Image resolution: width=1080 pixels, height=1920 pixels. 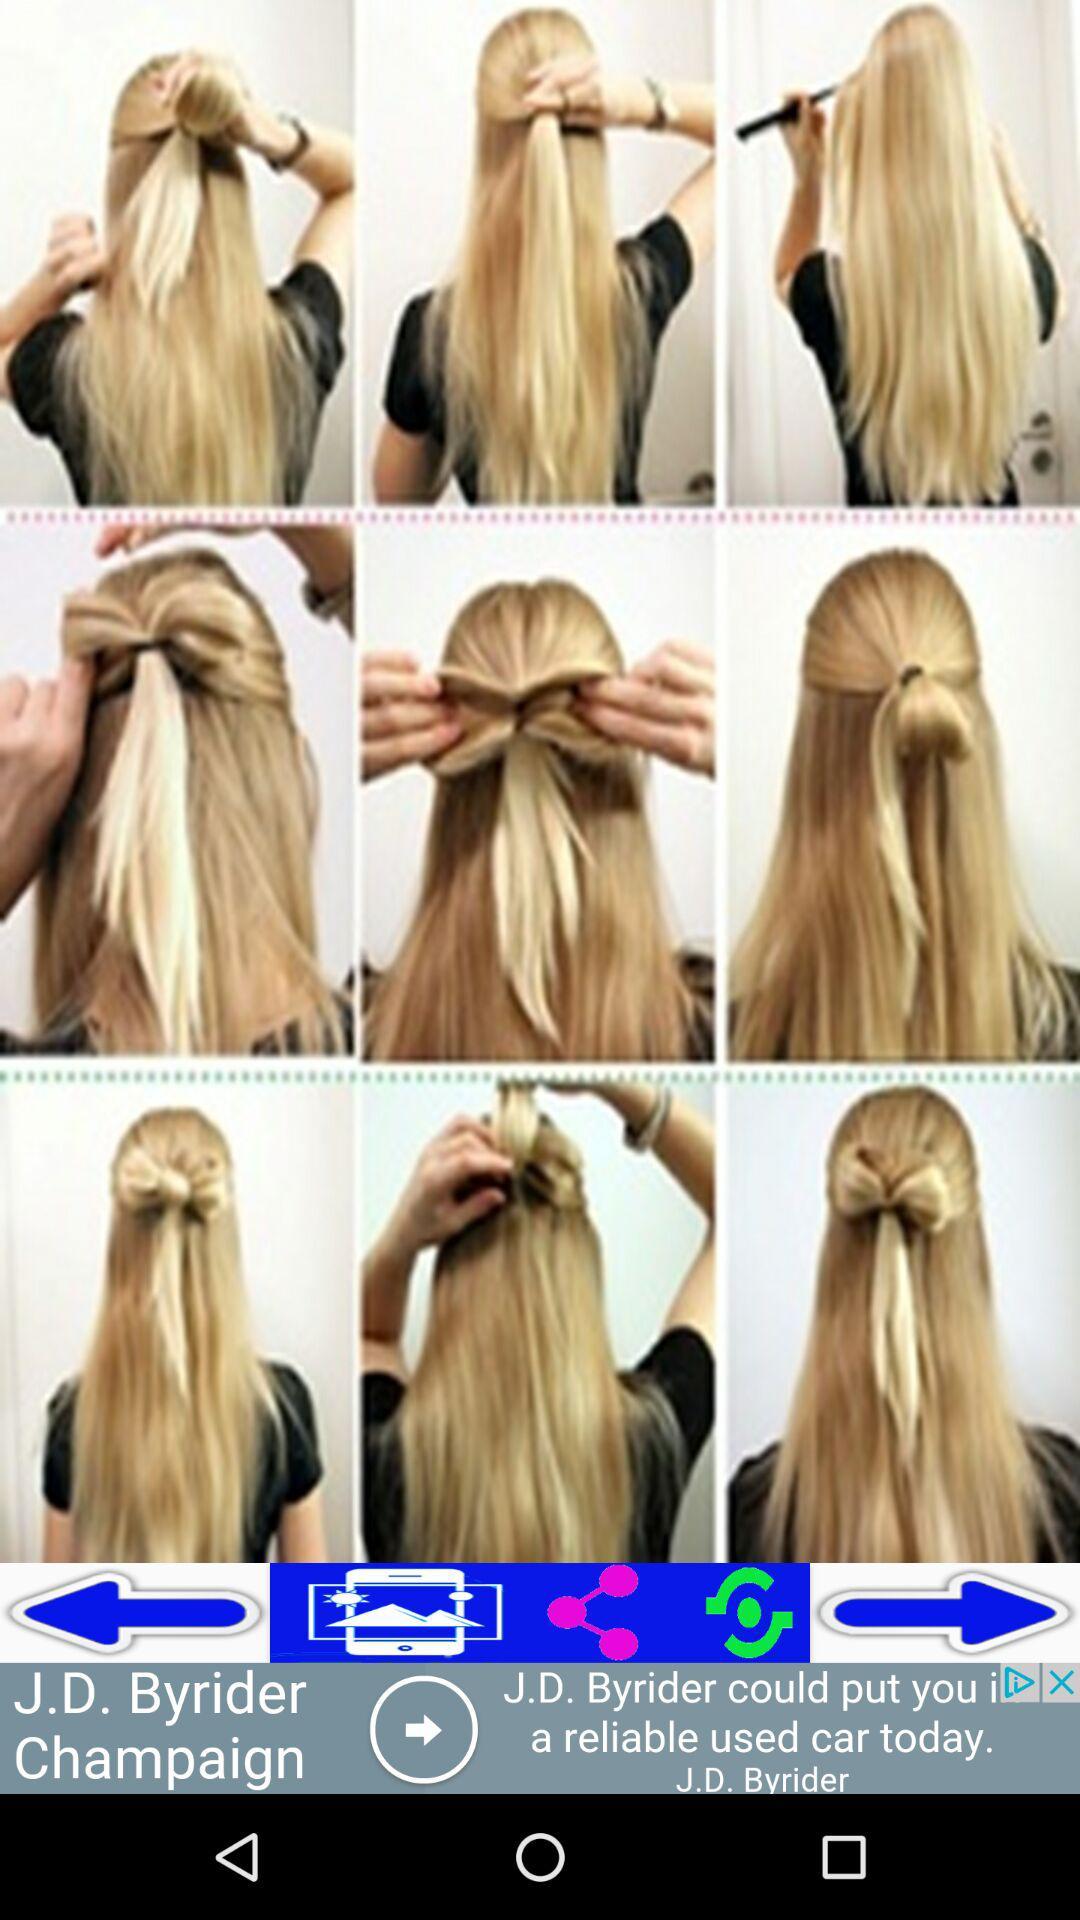 I want to click on back, so click(x=135, y=1612).